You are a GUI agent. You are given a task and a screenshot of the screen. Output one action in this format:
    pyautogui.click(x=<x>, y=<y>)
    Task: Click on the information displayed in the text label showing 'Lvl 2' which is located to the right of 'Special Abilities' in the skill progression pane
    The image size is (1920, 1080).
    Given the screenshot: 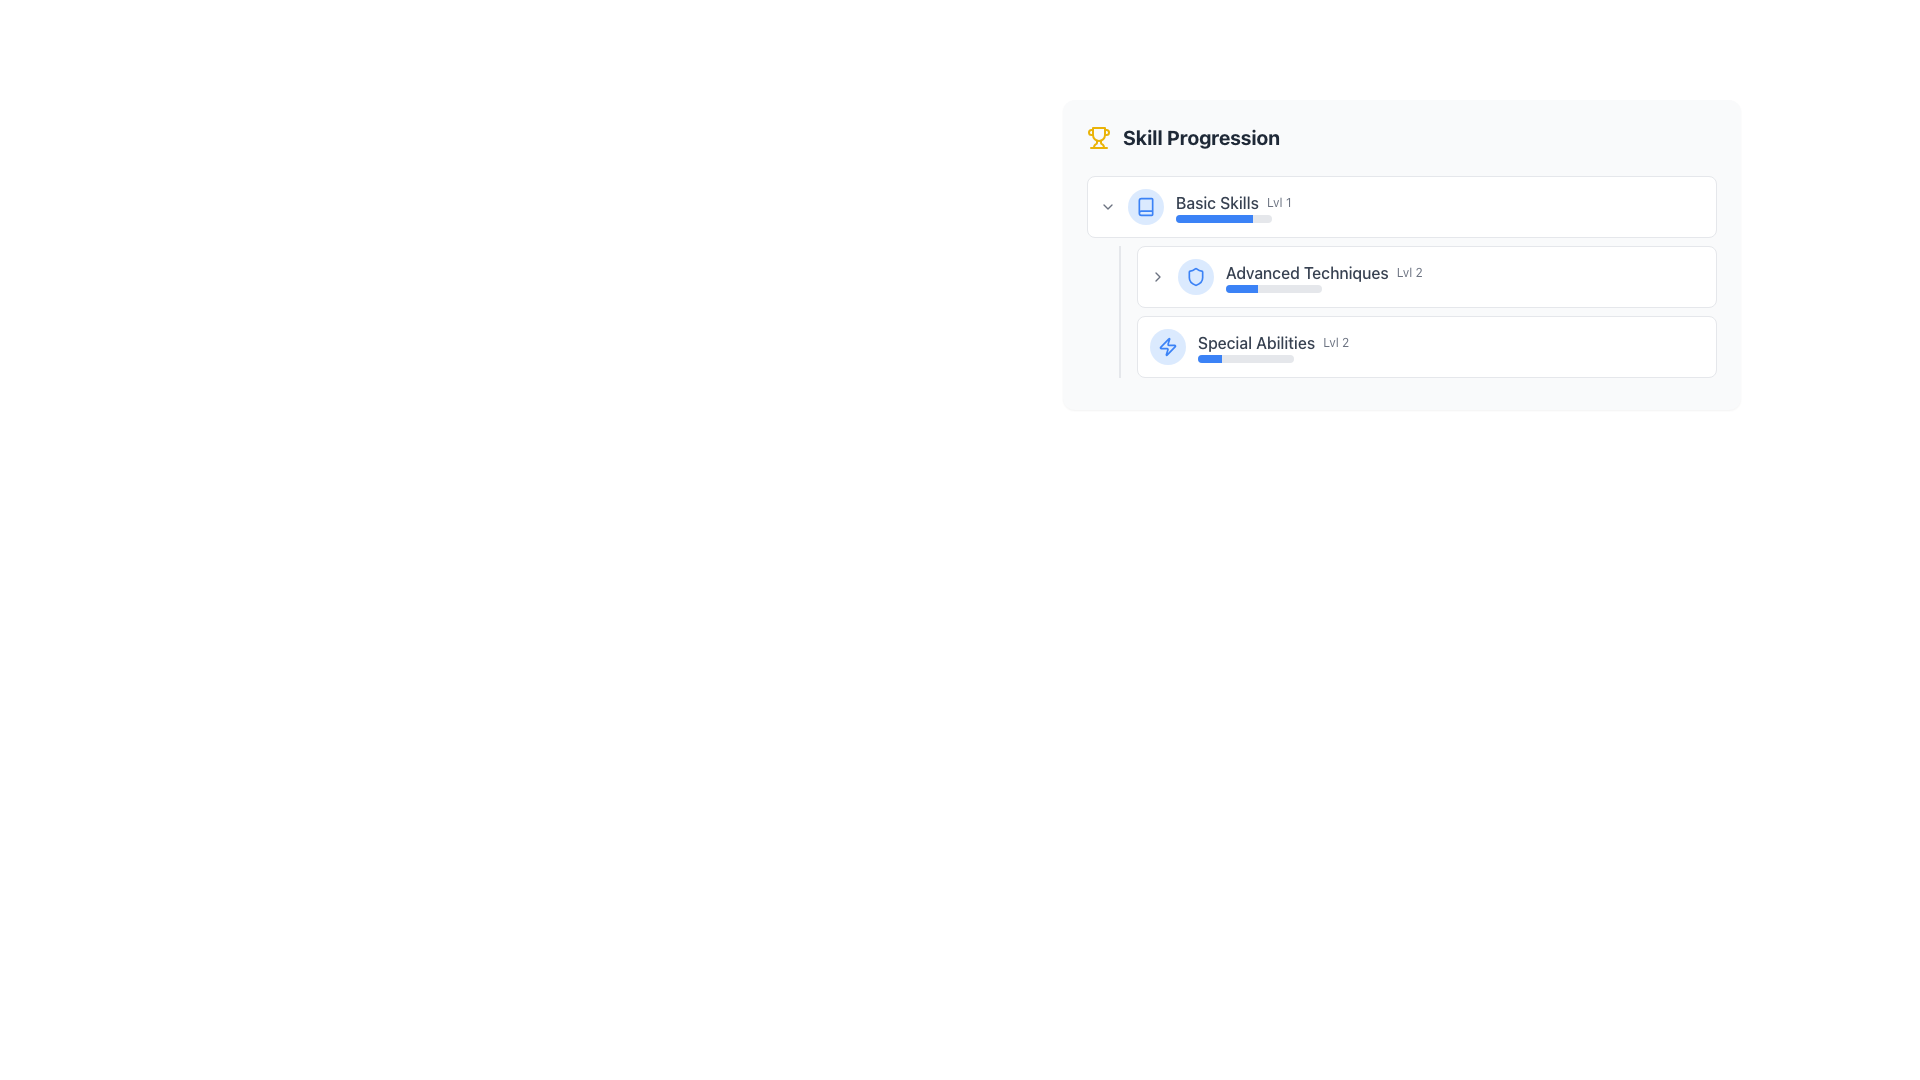 What is the action you would take?
    pyautogui.click(x=1336, y=342)
    